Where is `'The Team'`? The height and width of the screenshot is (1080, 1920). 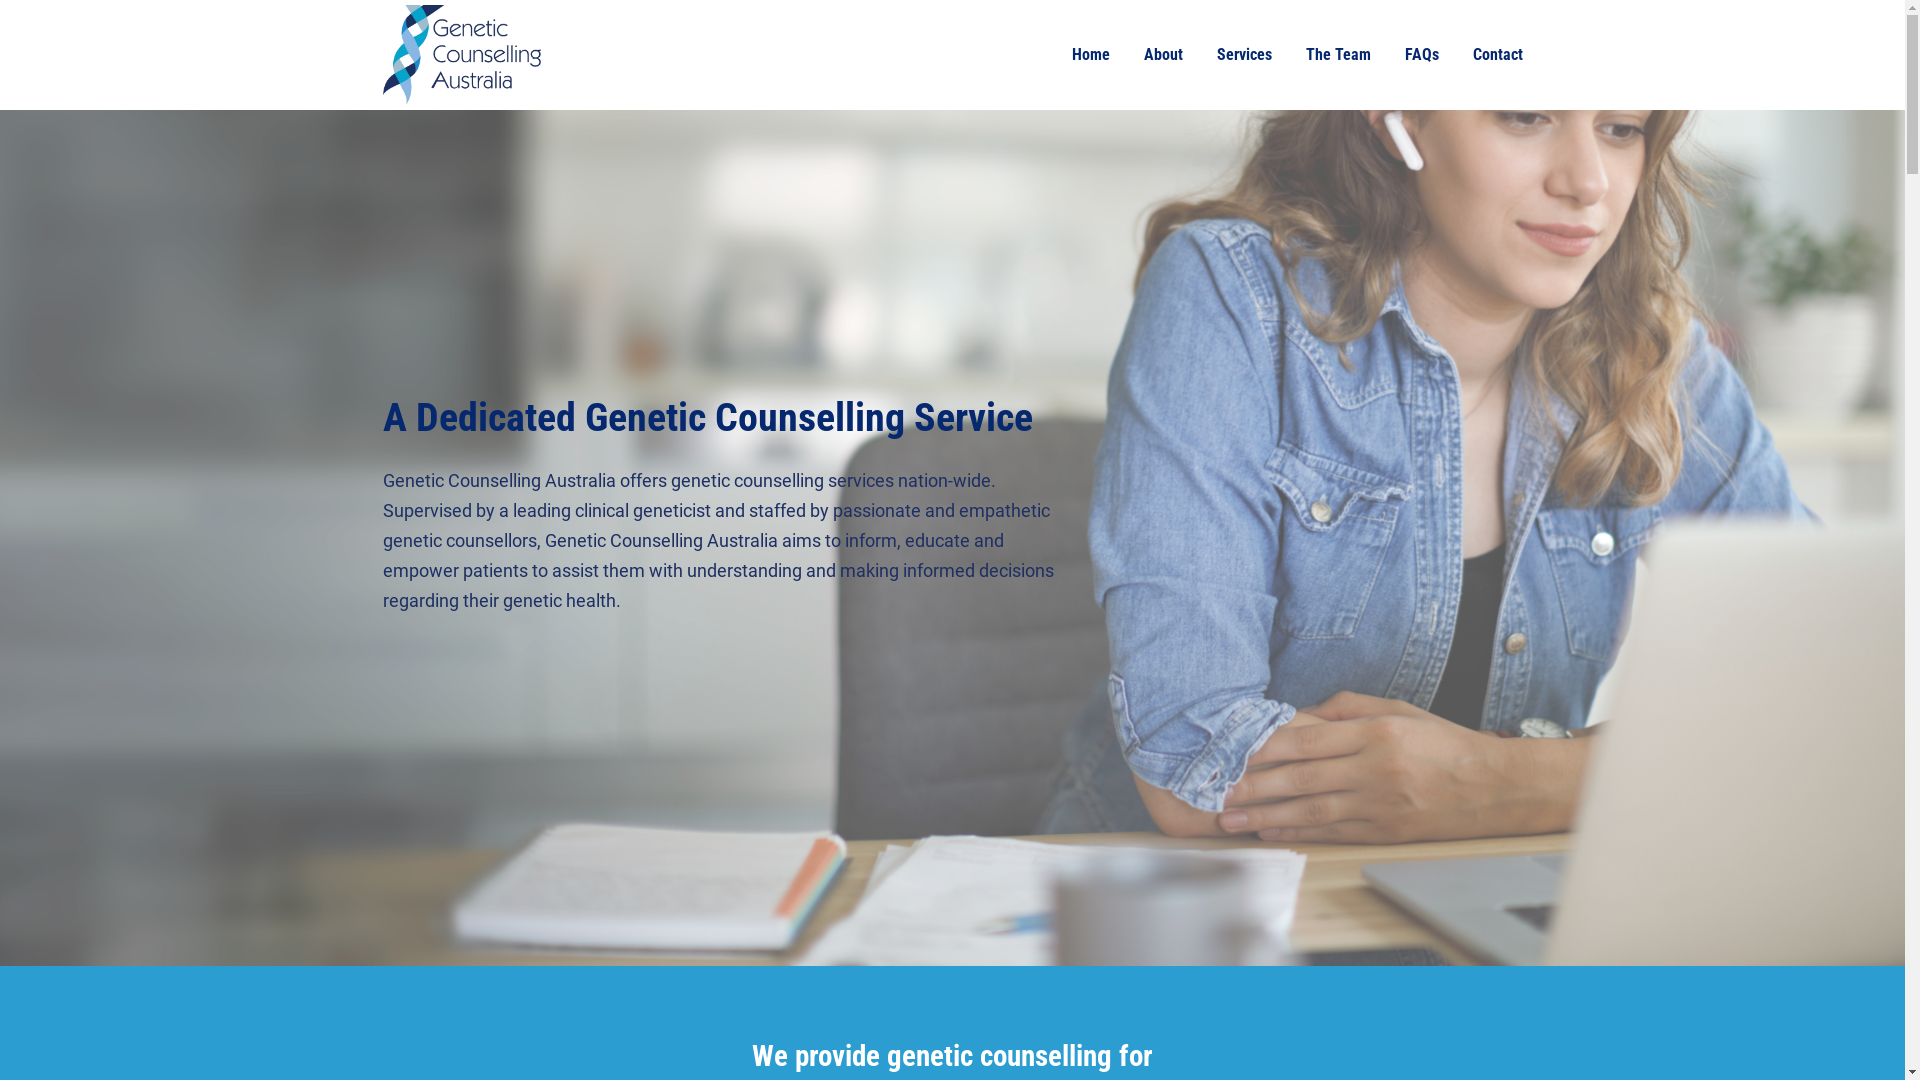
'The Team' is located at coordinates (1338, 53).